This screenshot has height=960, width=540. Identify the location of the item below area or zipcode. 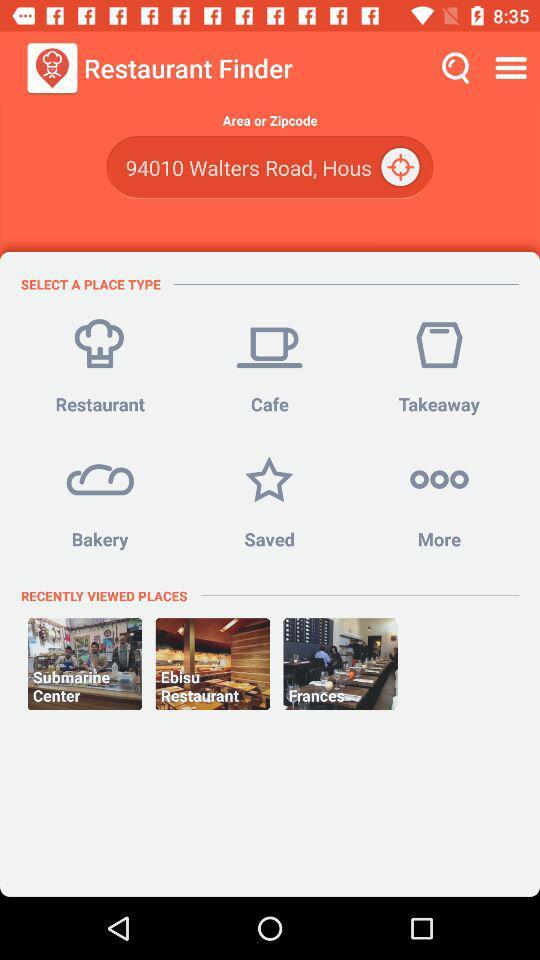
(269, 166).